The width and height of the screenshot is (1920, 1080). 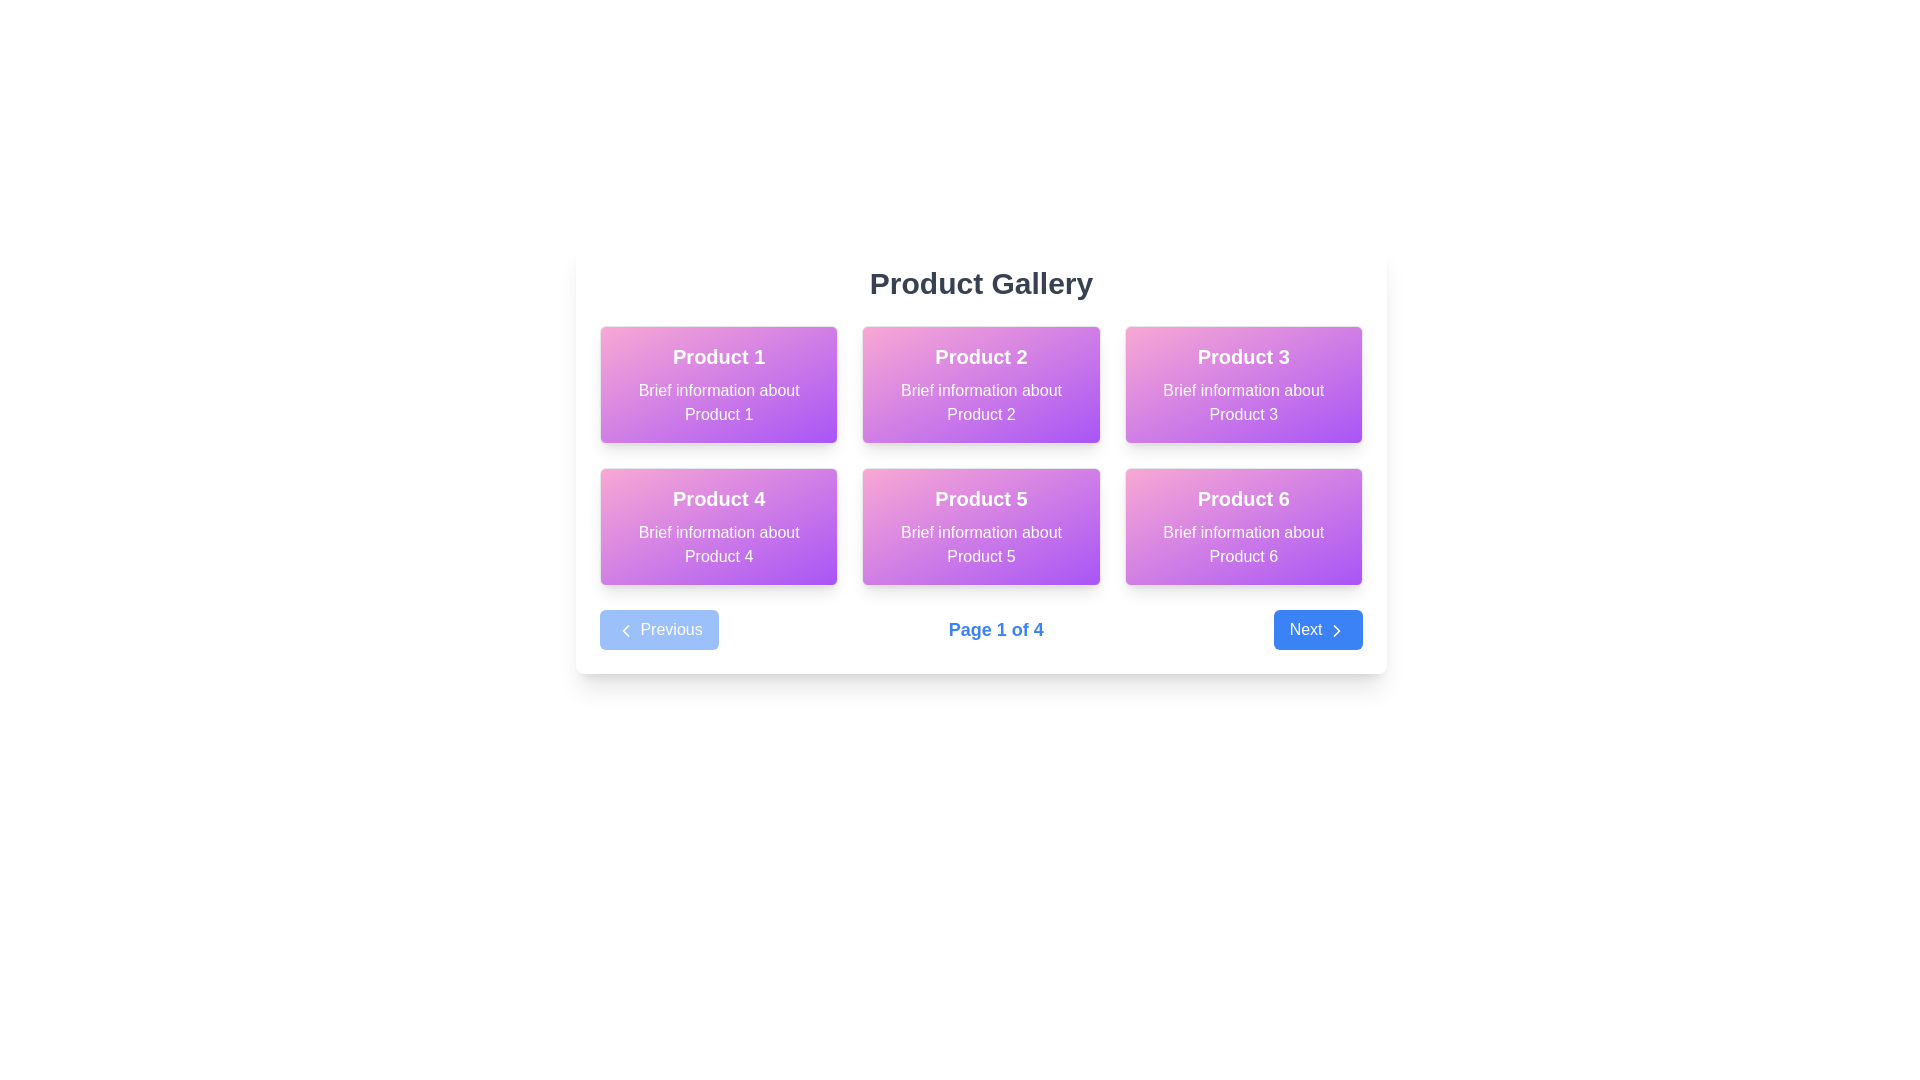 I want to click on the product card representing the fifth product in the gallery, located in the second row and second column of the grid layout, so click(x=981, y=526).